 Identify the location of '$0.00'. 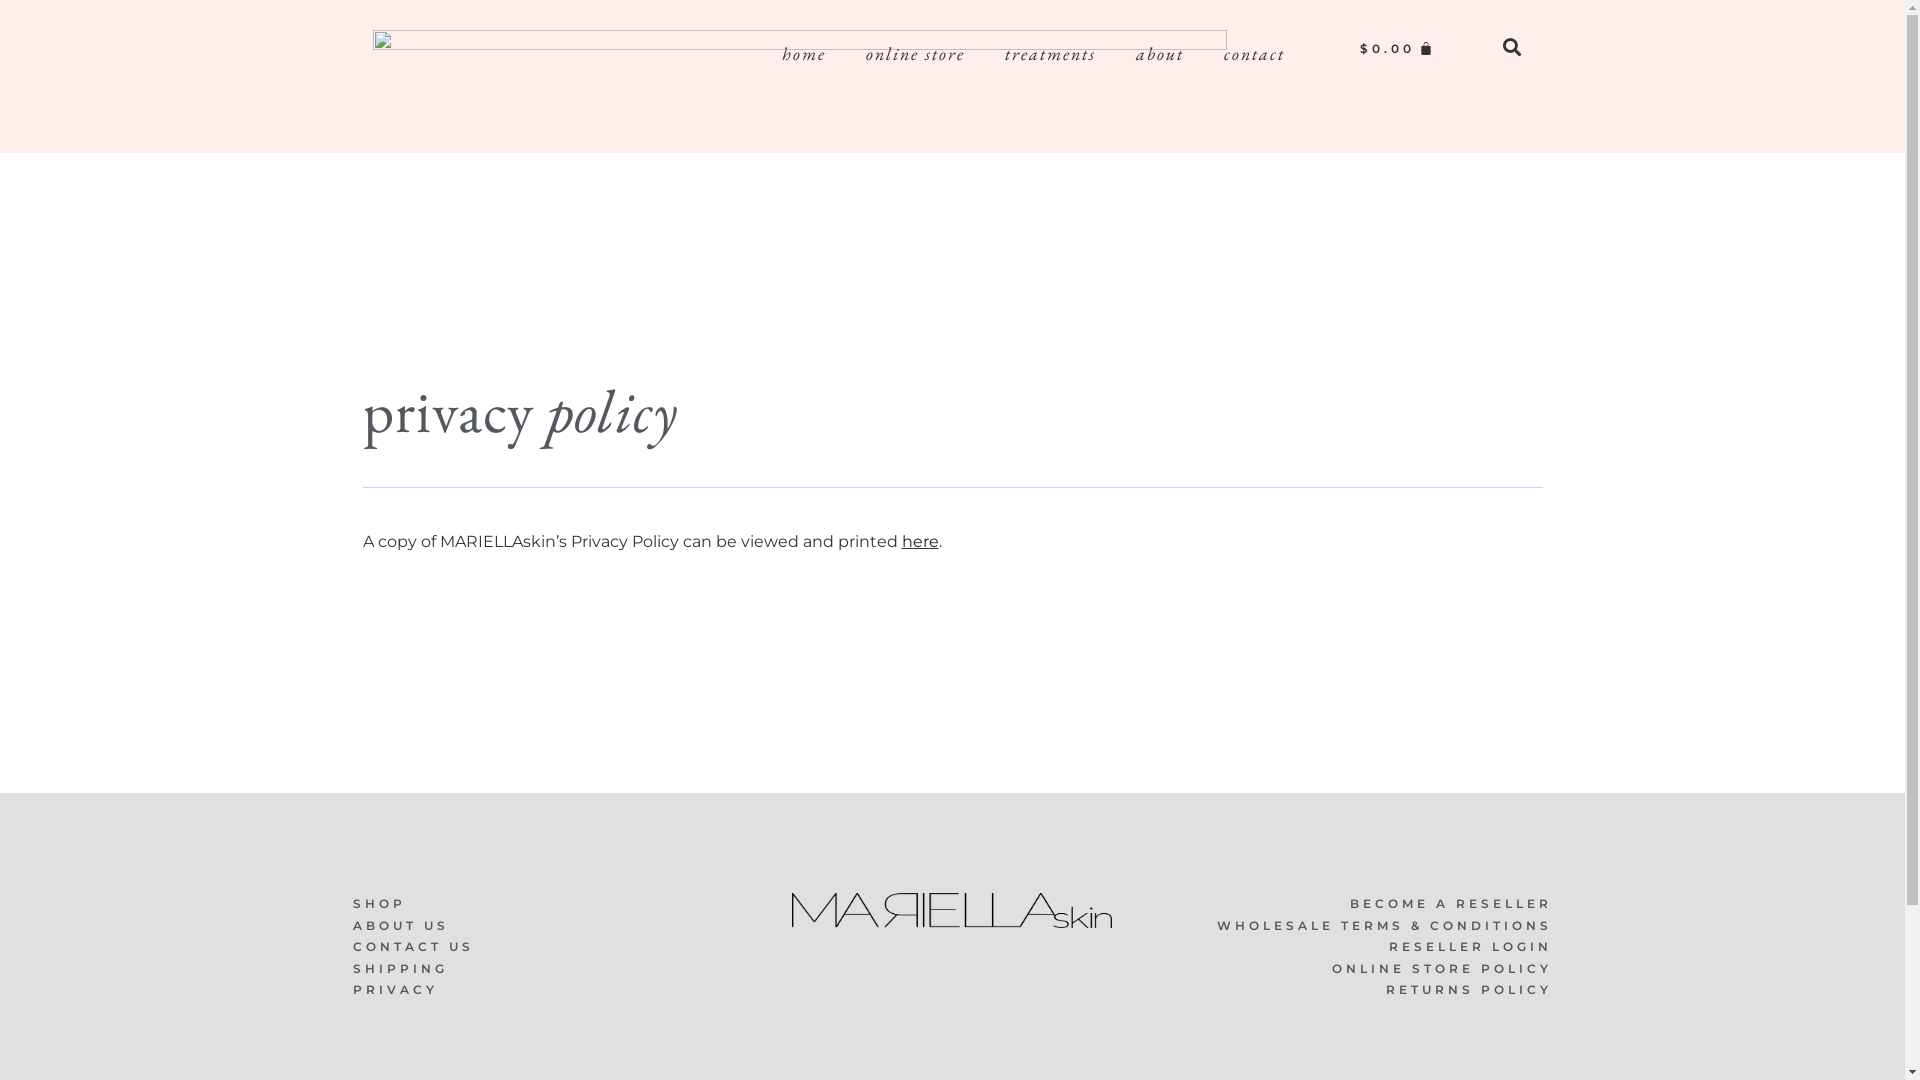
(1397, 48).